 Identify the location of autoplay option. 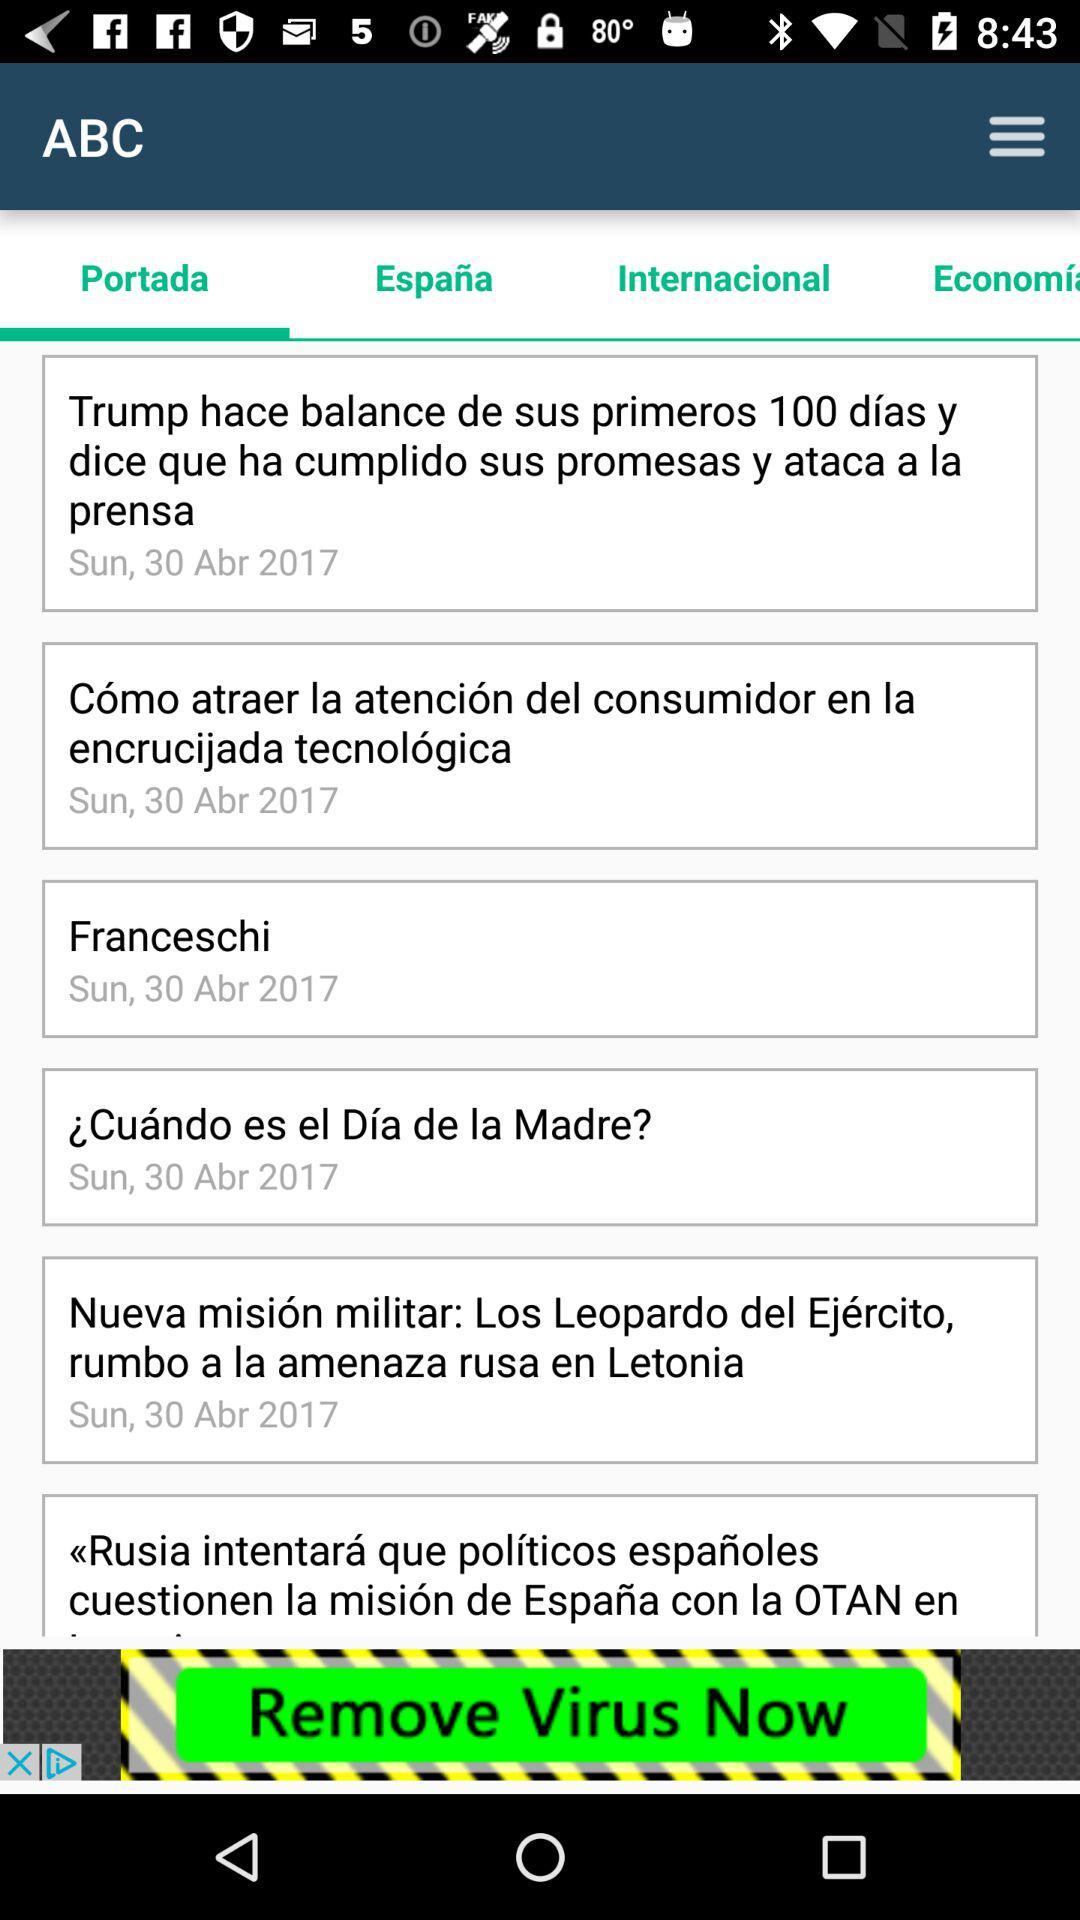
(1017, 135).